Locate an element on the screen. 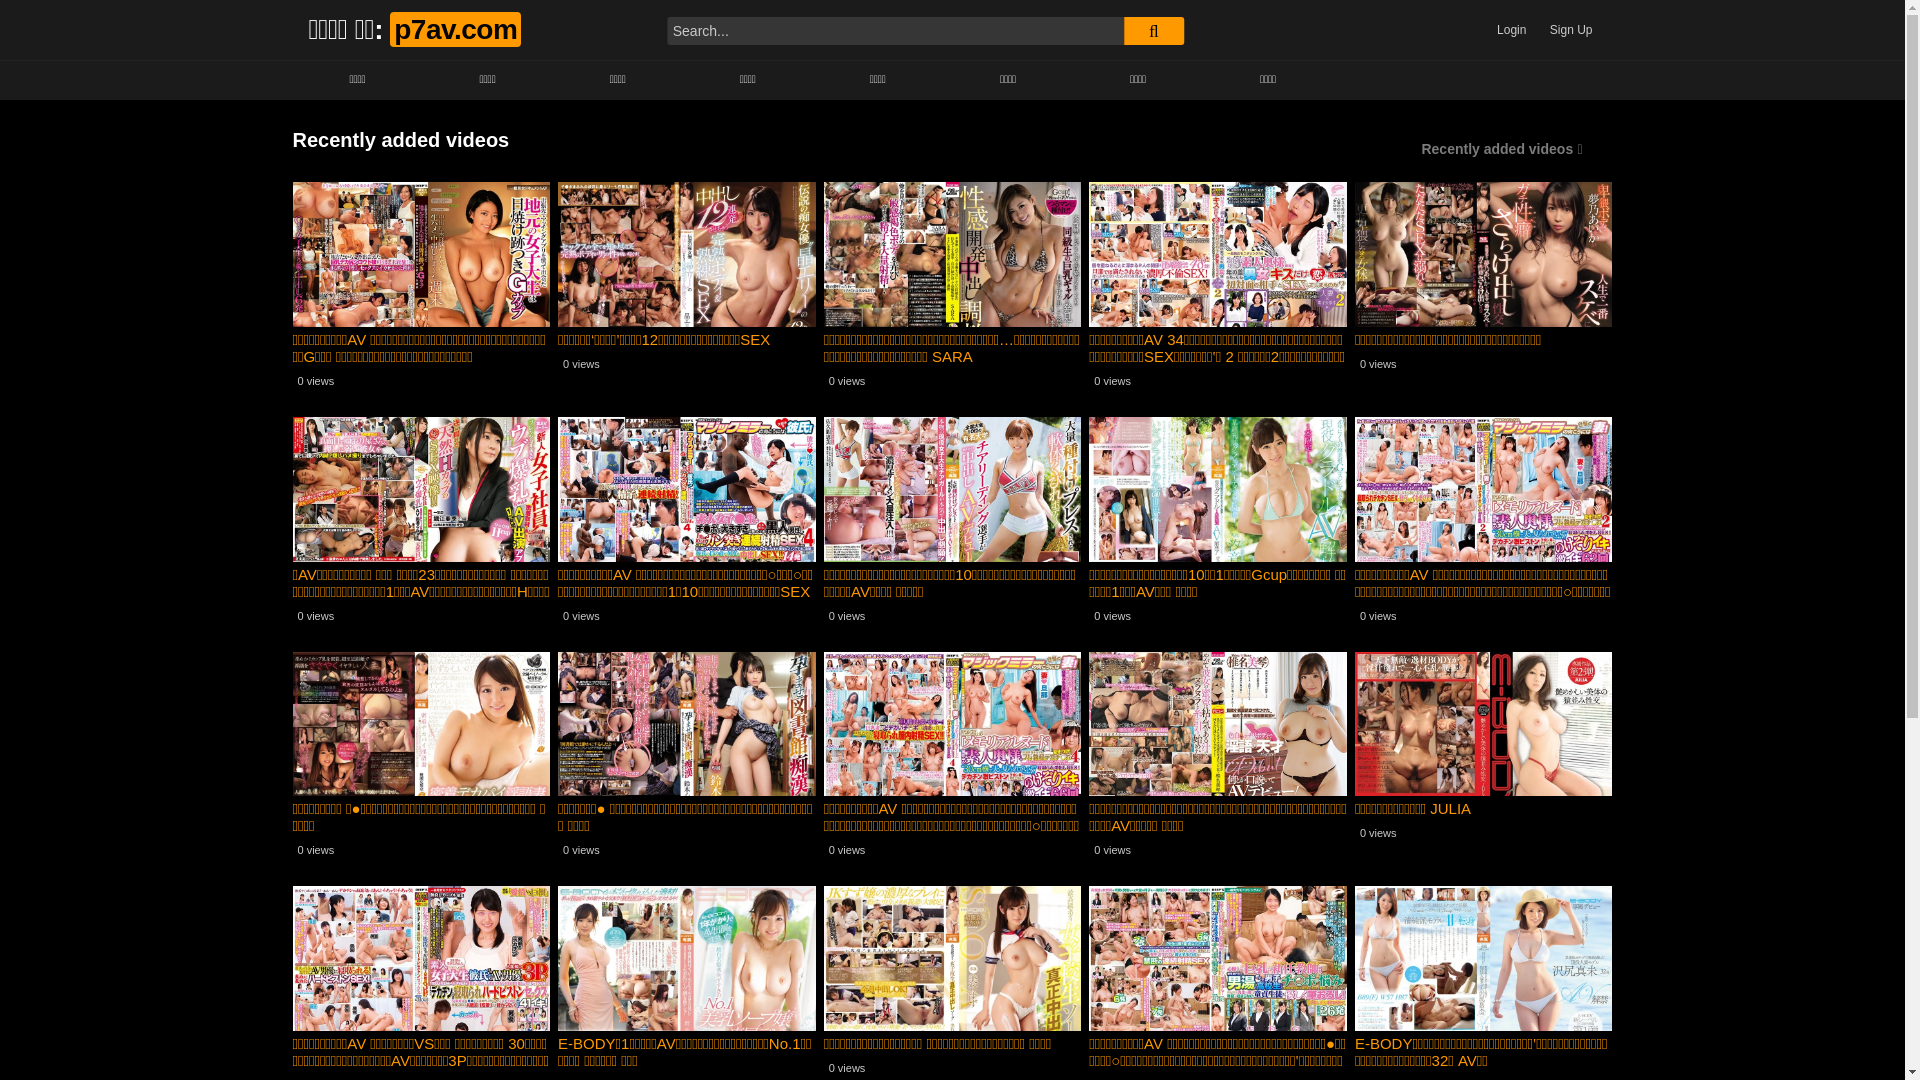  'Sign Up' is located at coordinates (1570, 30).